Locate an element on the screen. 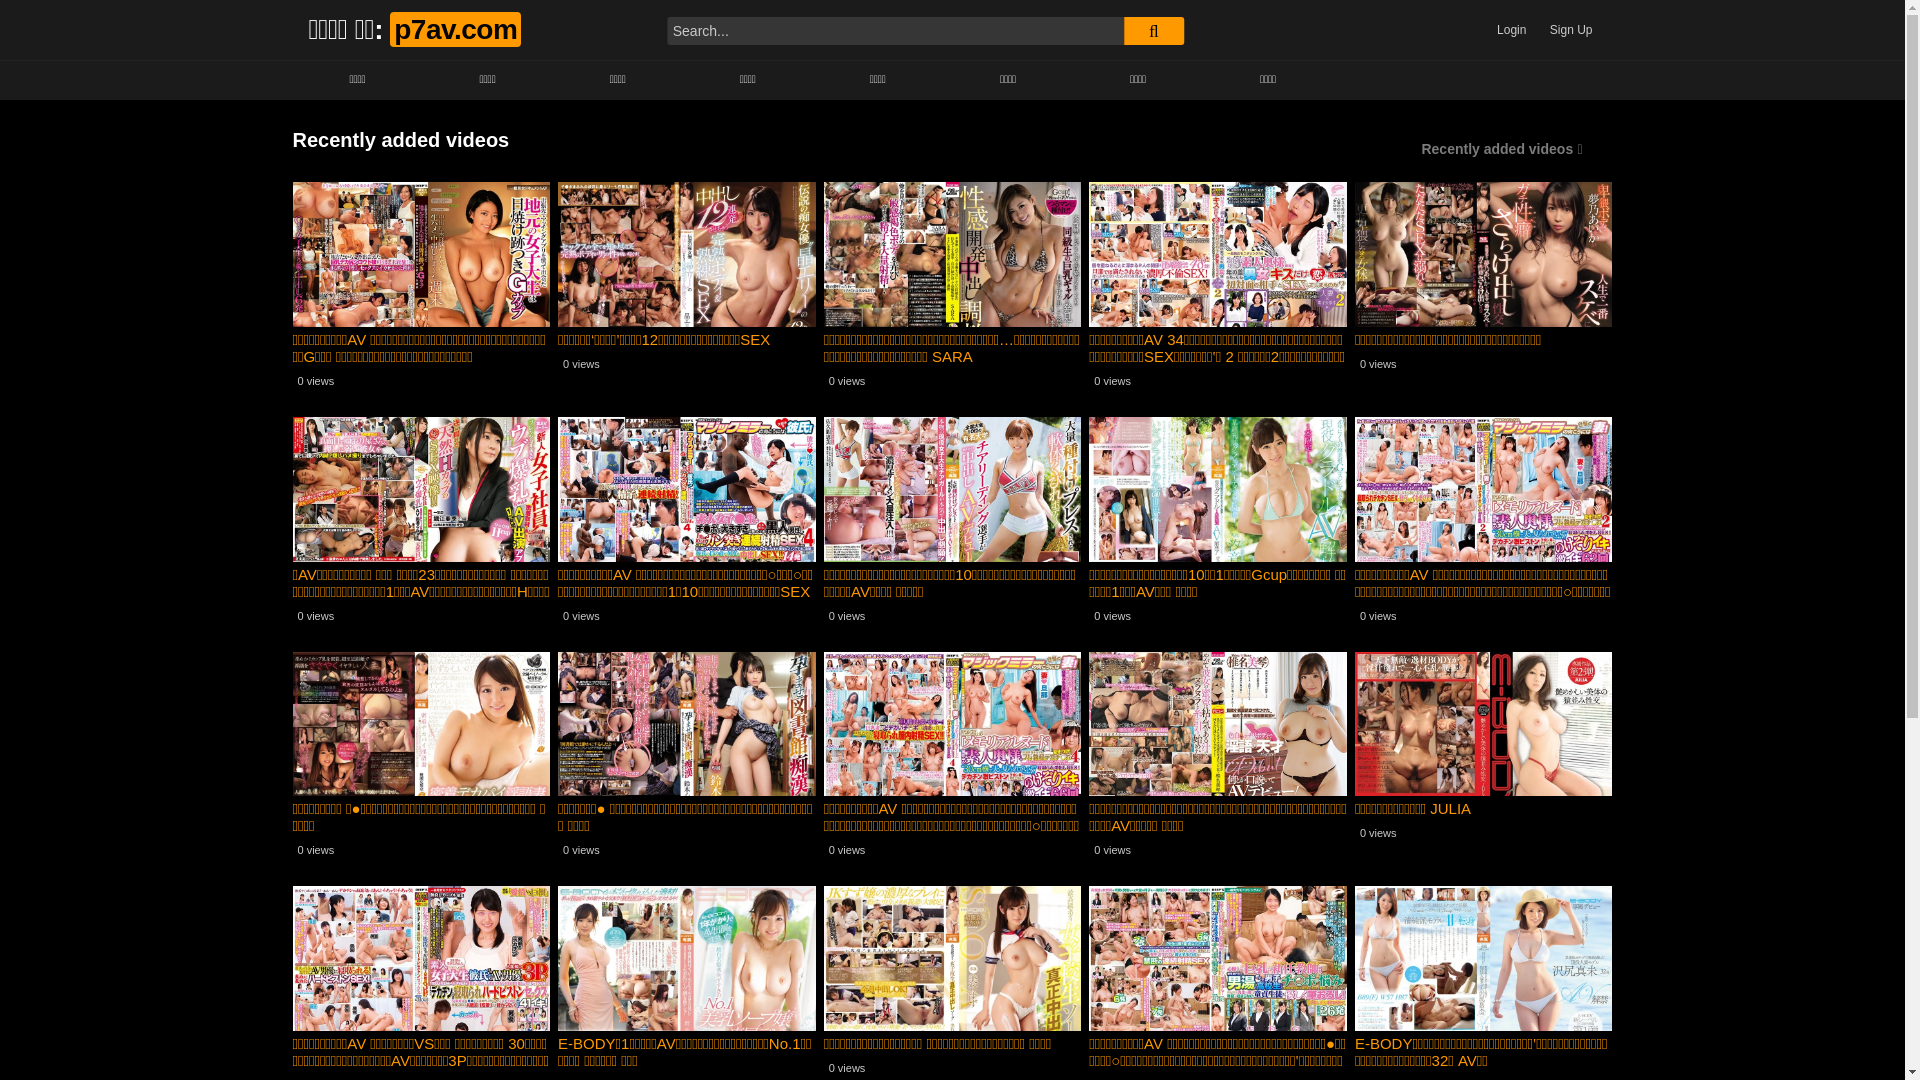  'Sign Up' is located at coordinates (1570, 30).